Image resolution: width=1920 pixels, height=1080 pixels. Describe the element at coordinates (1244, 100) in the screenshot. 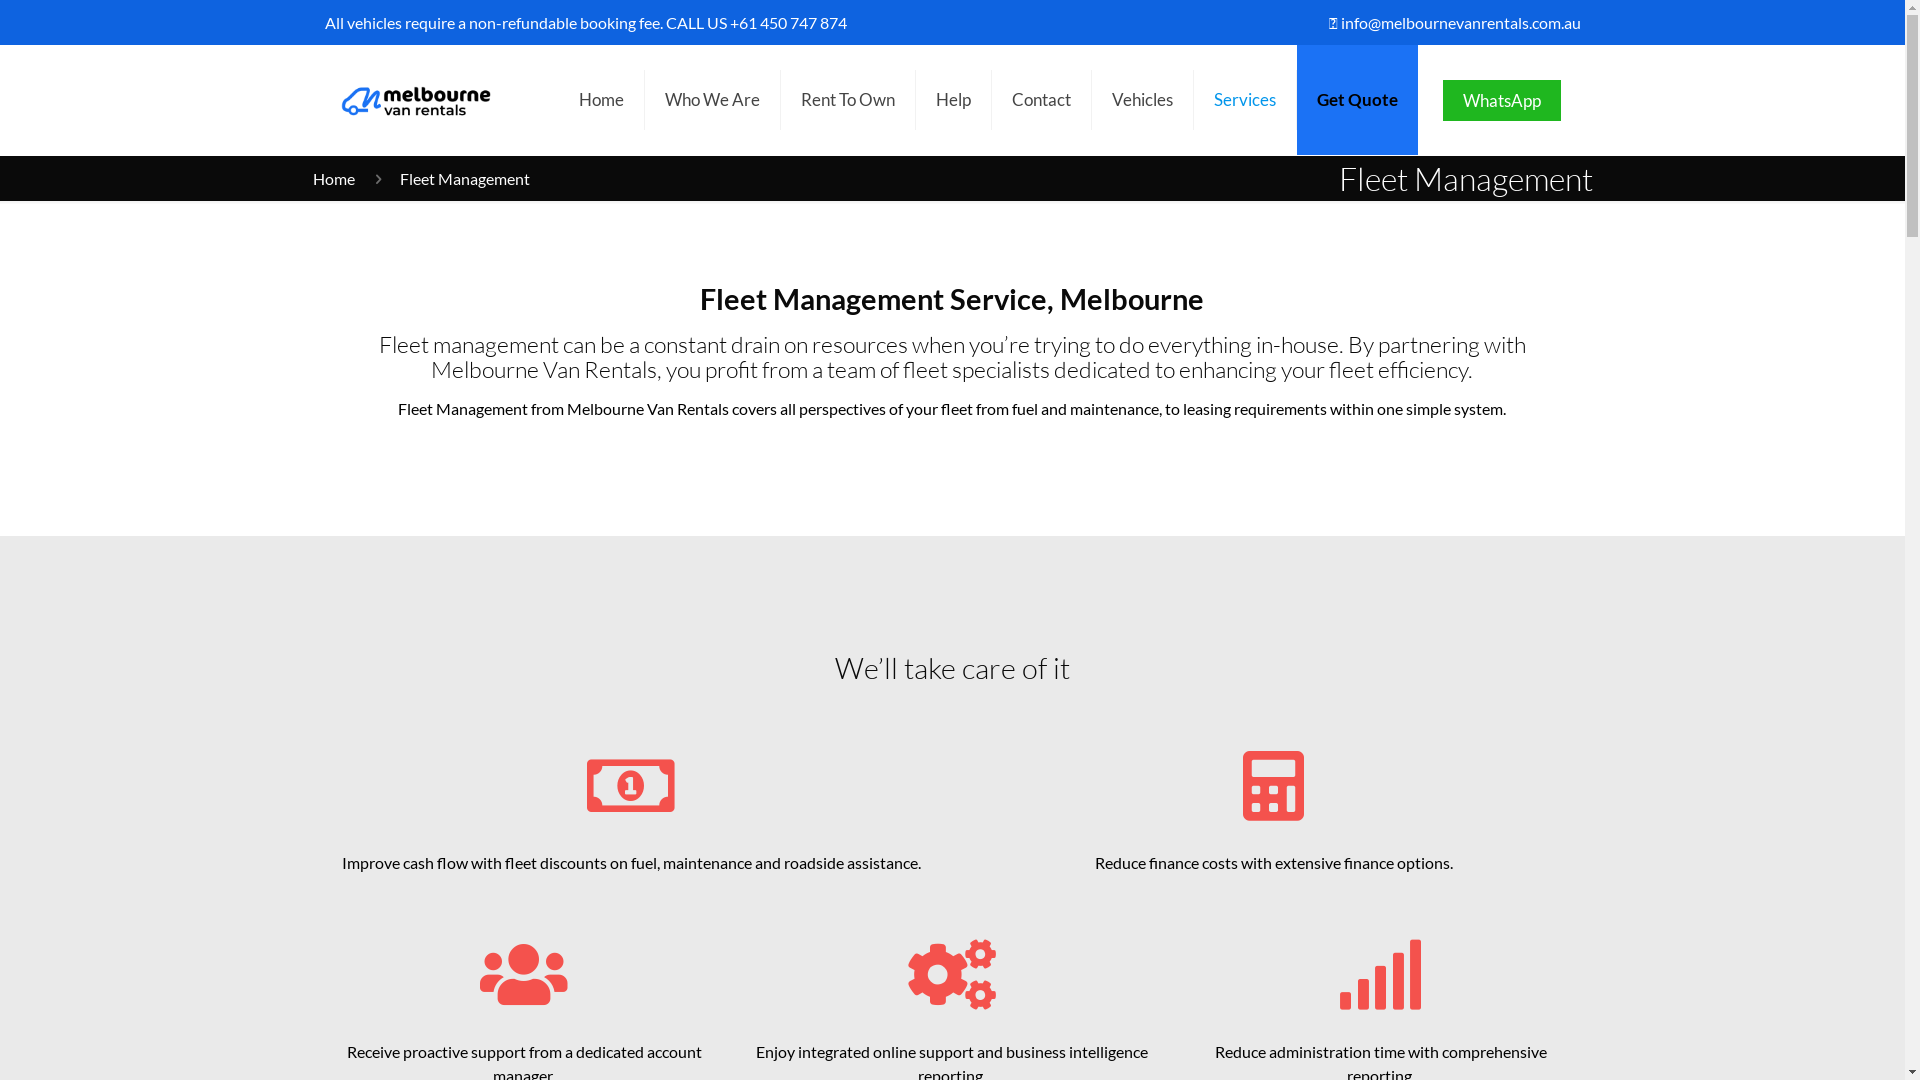

I see `'Services'` at that location.